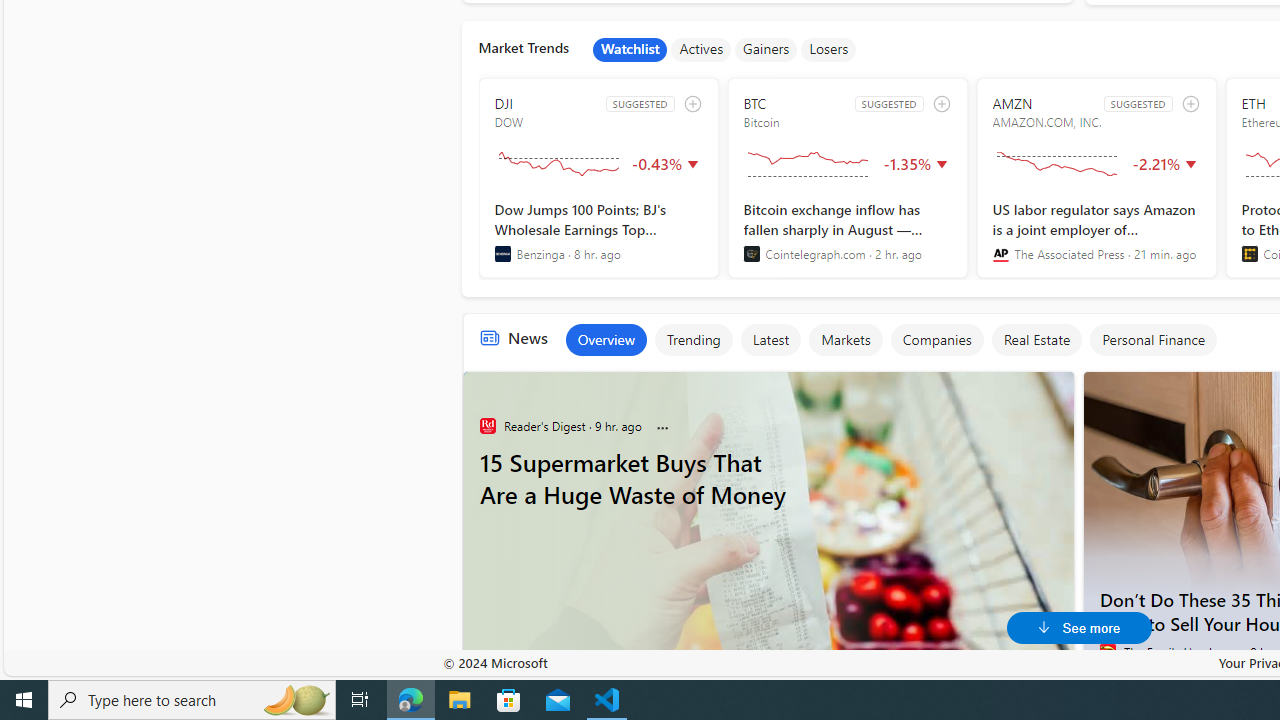 This screenshot has width=1280, height=720. I want to click on 'Overview', so click(604, 338).